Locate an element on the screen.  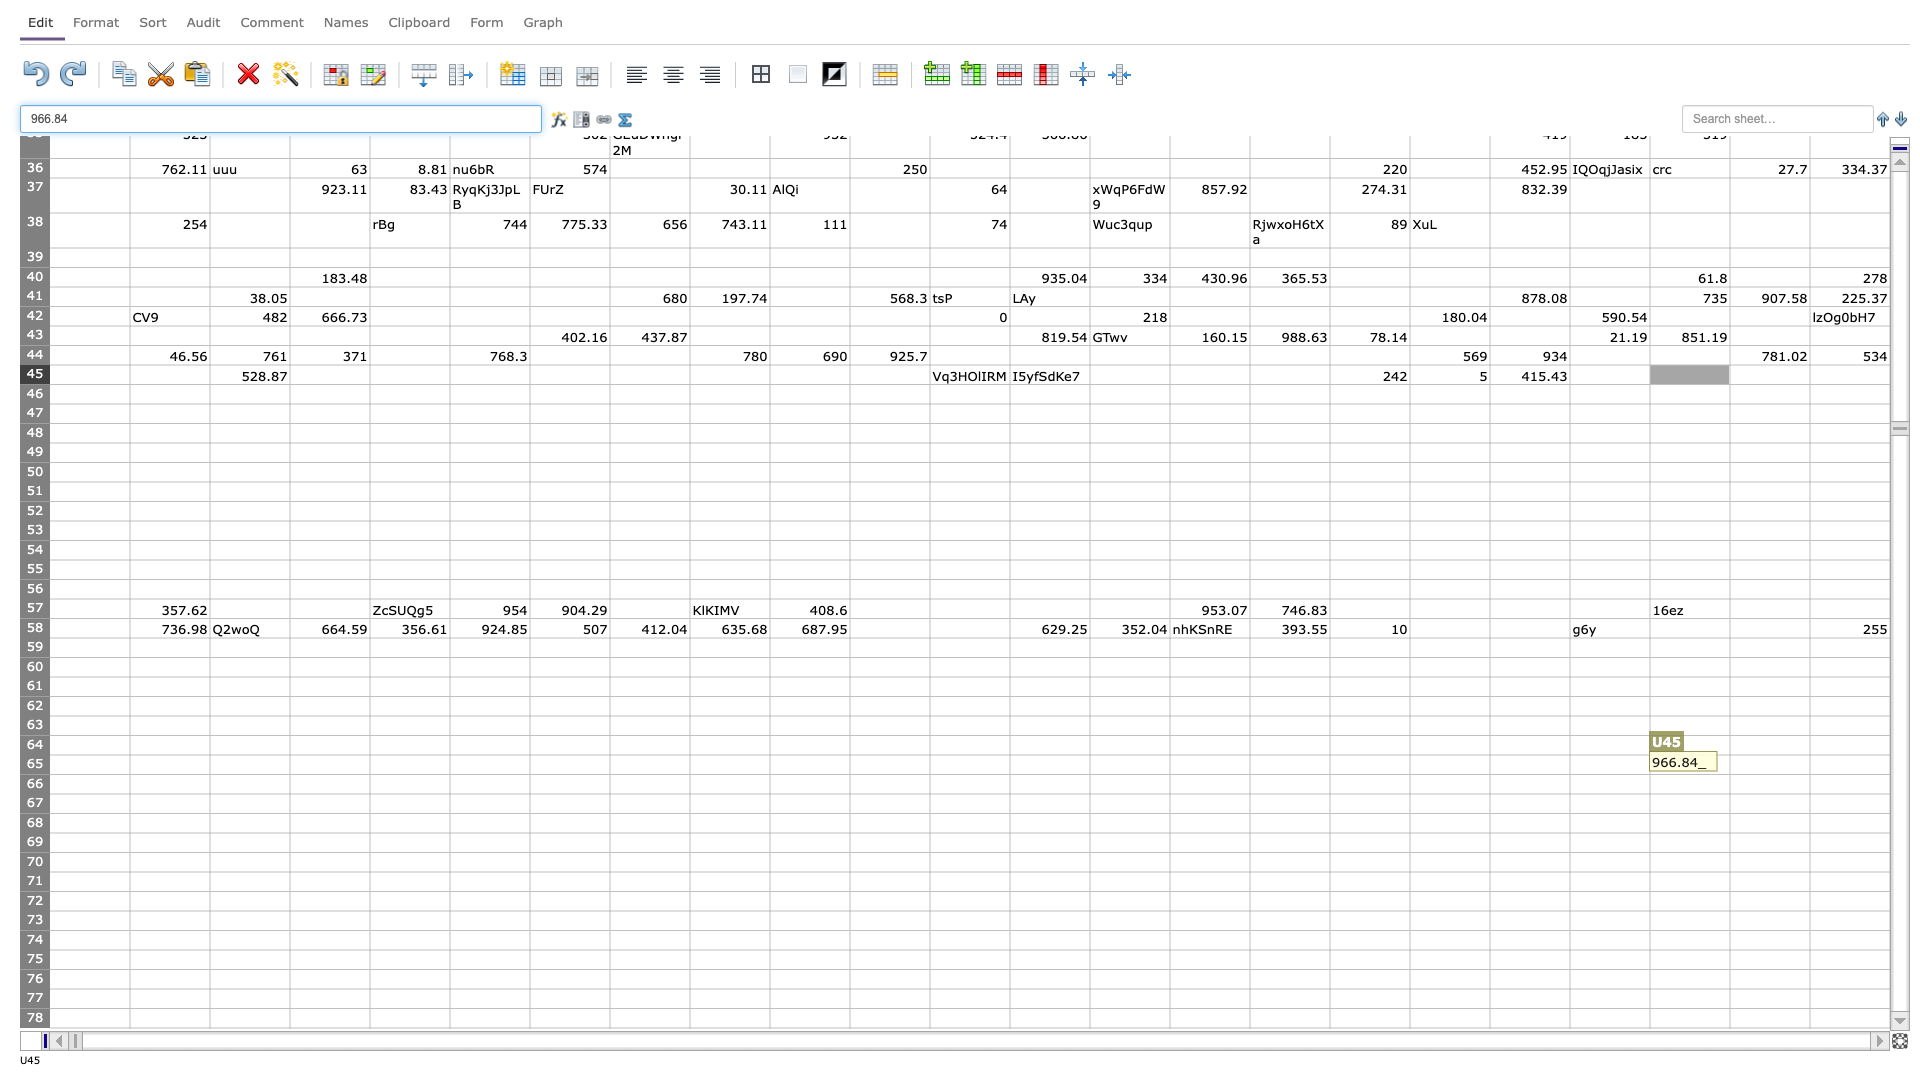
fill handle of V65 is located at coordinates (1809, 773).